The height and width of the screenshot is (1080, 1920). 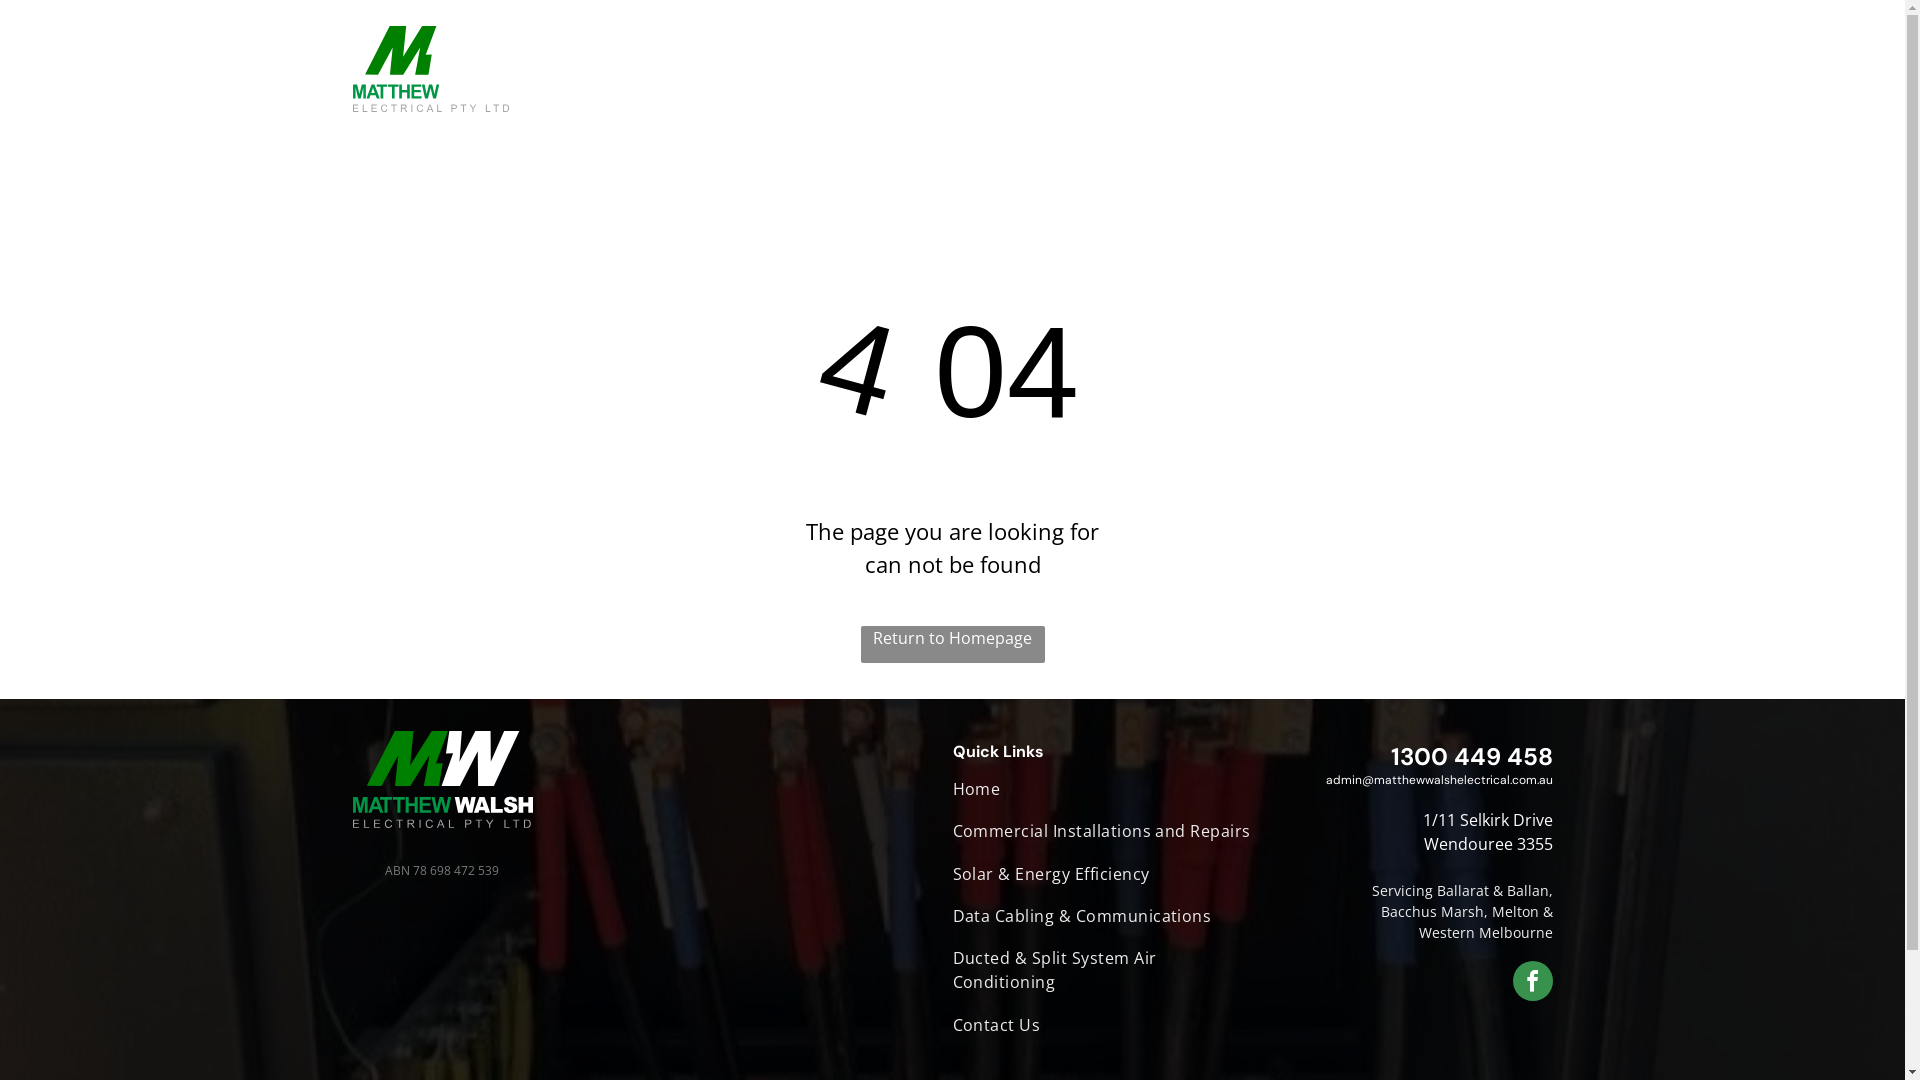 What do you see at coordinates (1101, 973) in the screenshot?
I see `'Ducted & Split System Air Conditioning'` at bounding box center [1101, 973].